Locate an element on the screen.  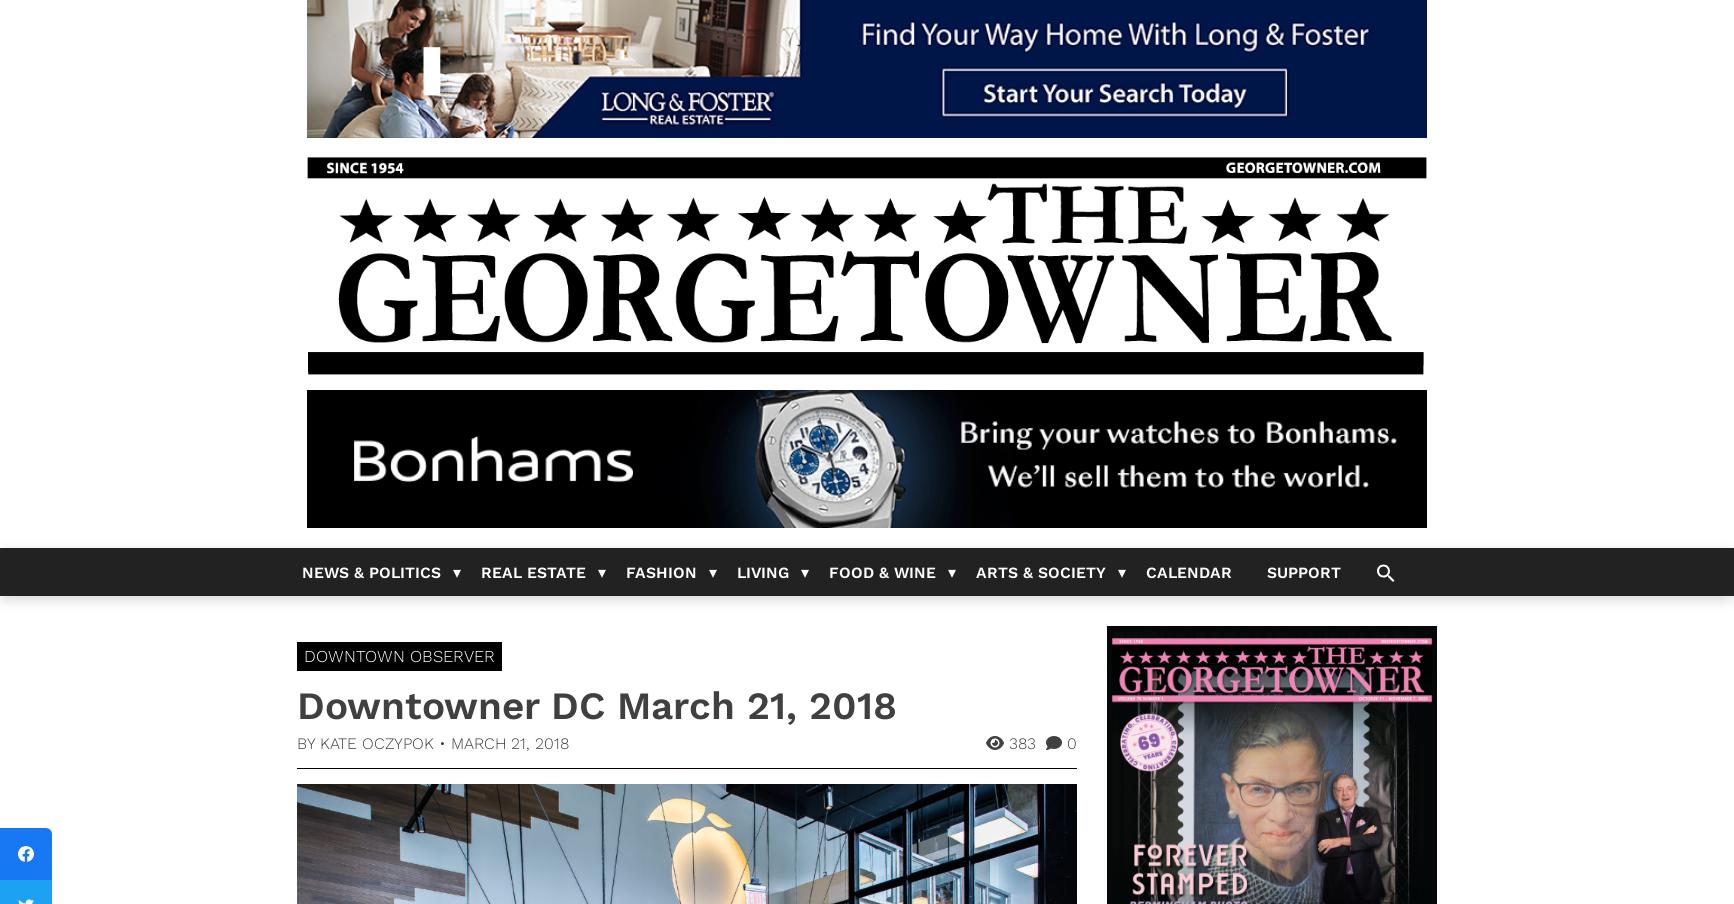
'Support' is located at coordinates (1302, 571).